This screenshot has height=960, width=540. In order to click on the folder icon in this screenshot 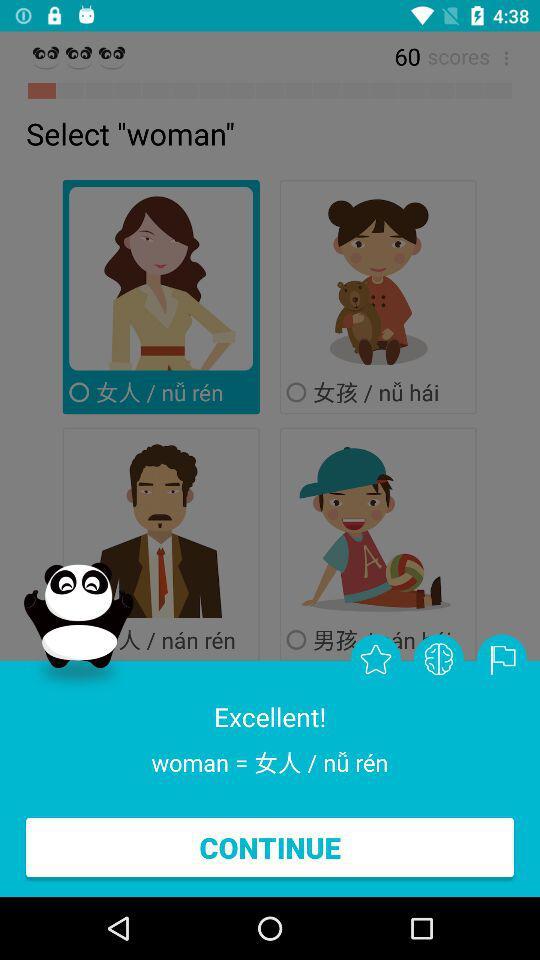, I will do `click(500, 658)`.